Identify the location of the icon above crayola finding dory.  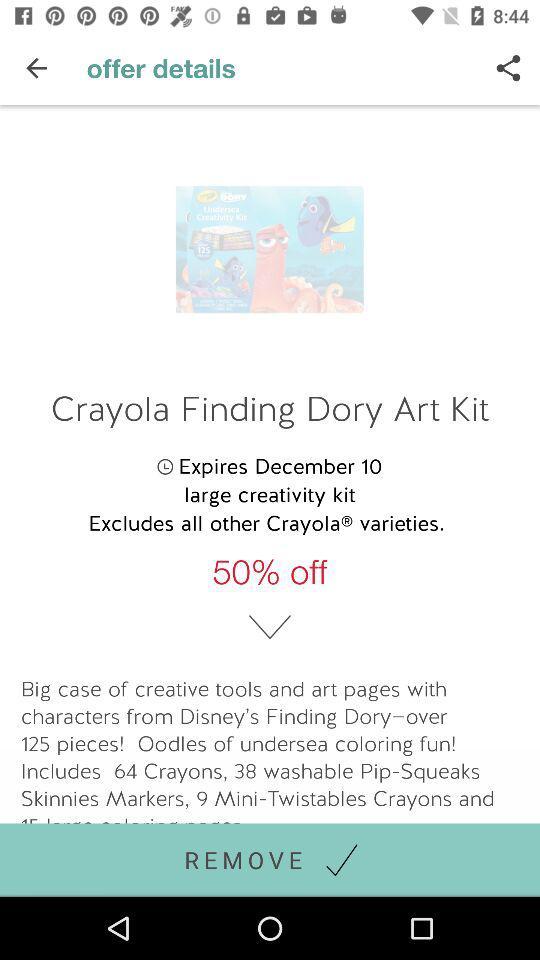
(36, 68).